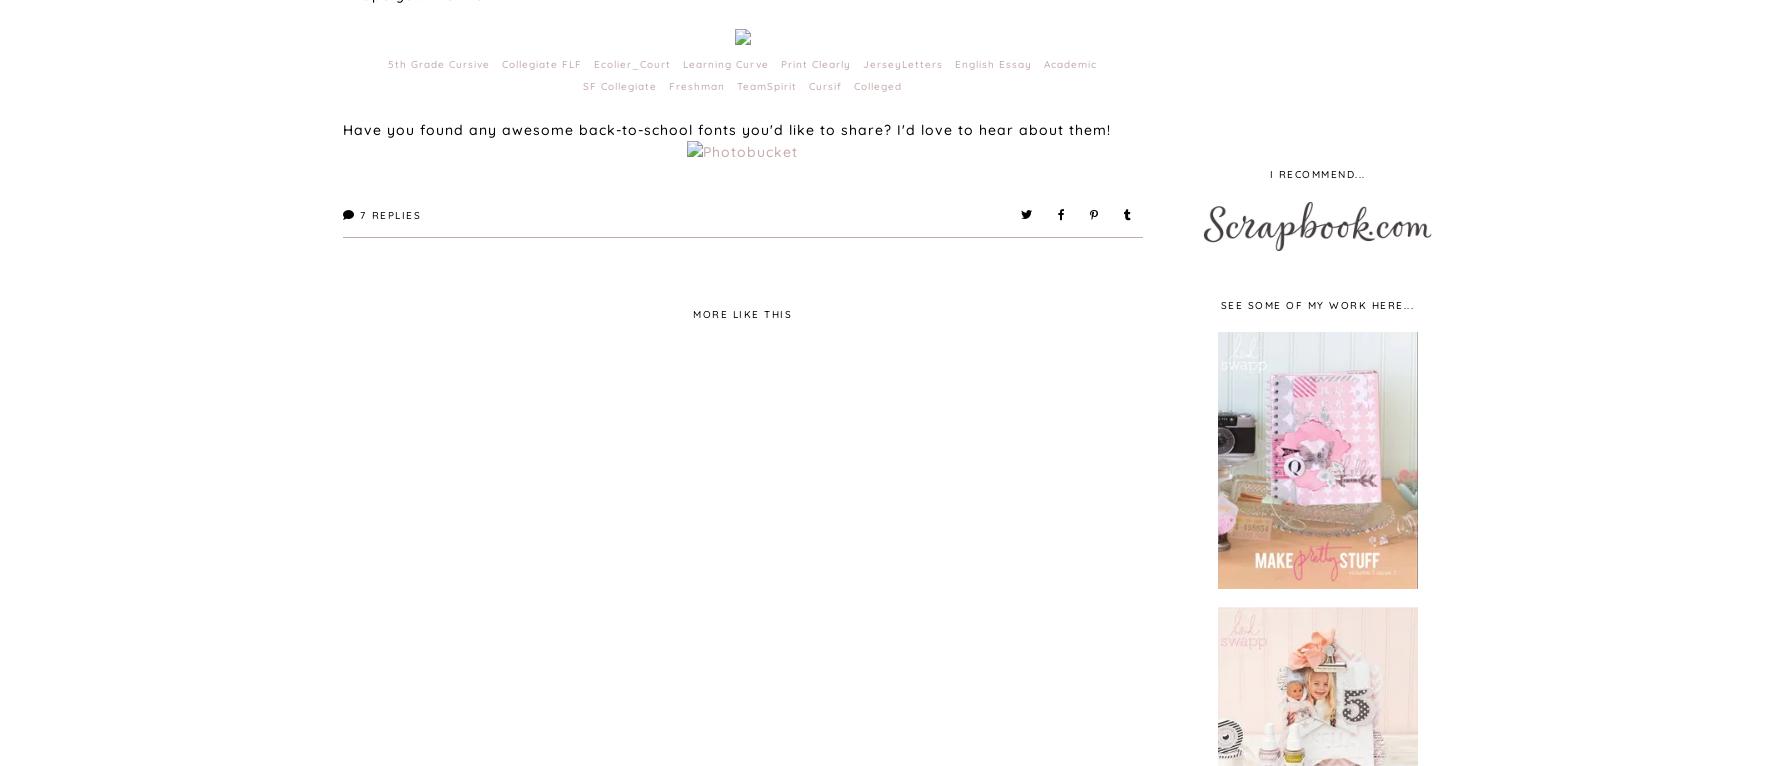 The height and width of the screenshot is (766, 1785). I want to click on 'i recommend...', so click(1267, 172).